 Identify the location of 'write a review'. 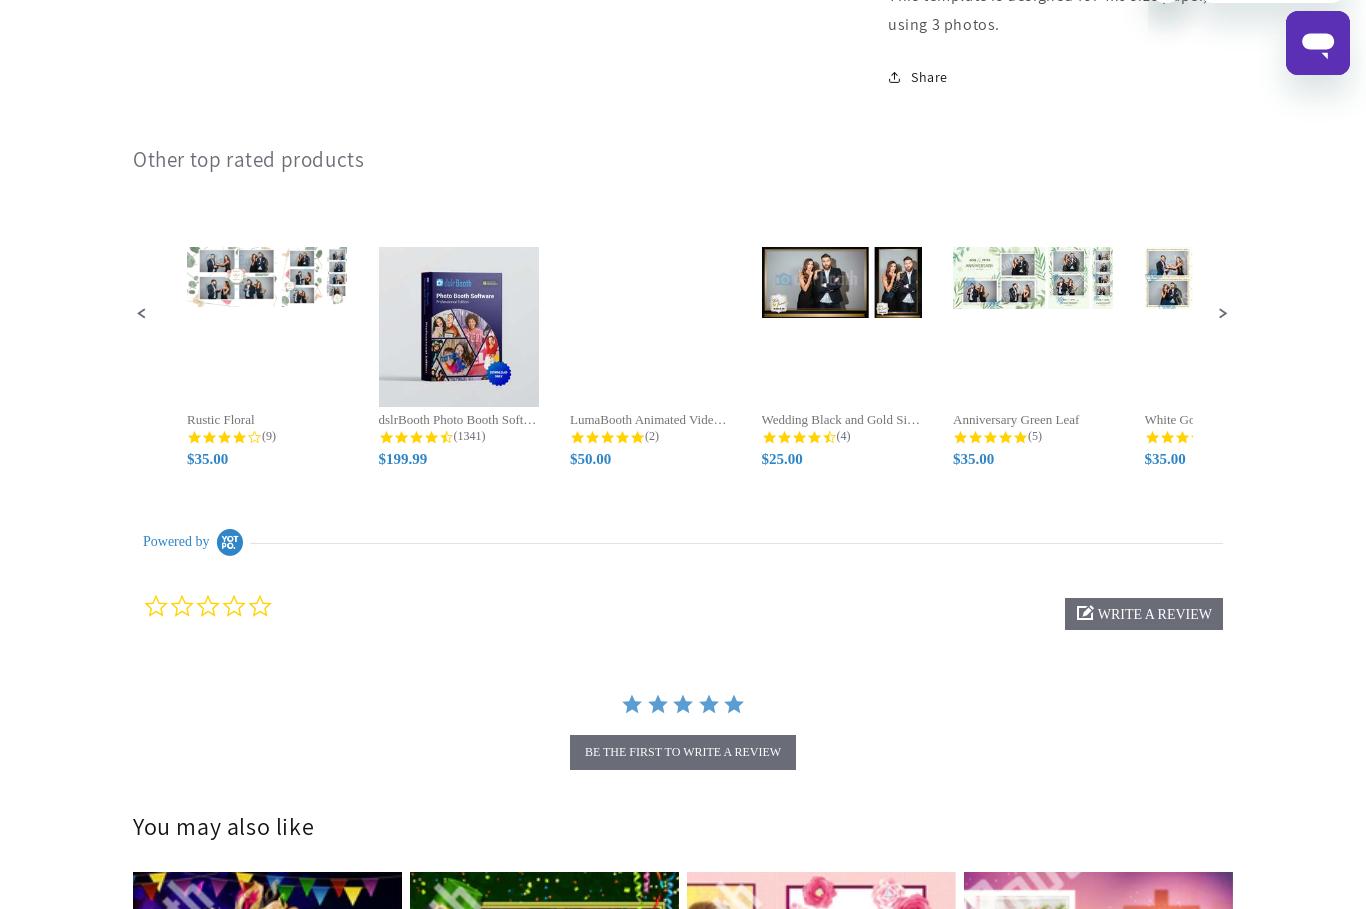
(1096, 614).